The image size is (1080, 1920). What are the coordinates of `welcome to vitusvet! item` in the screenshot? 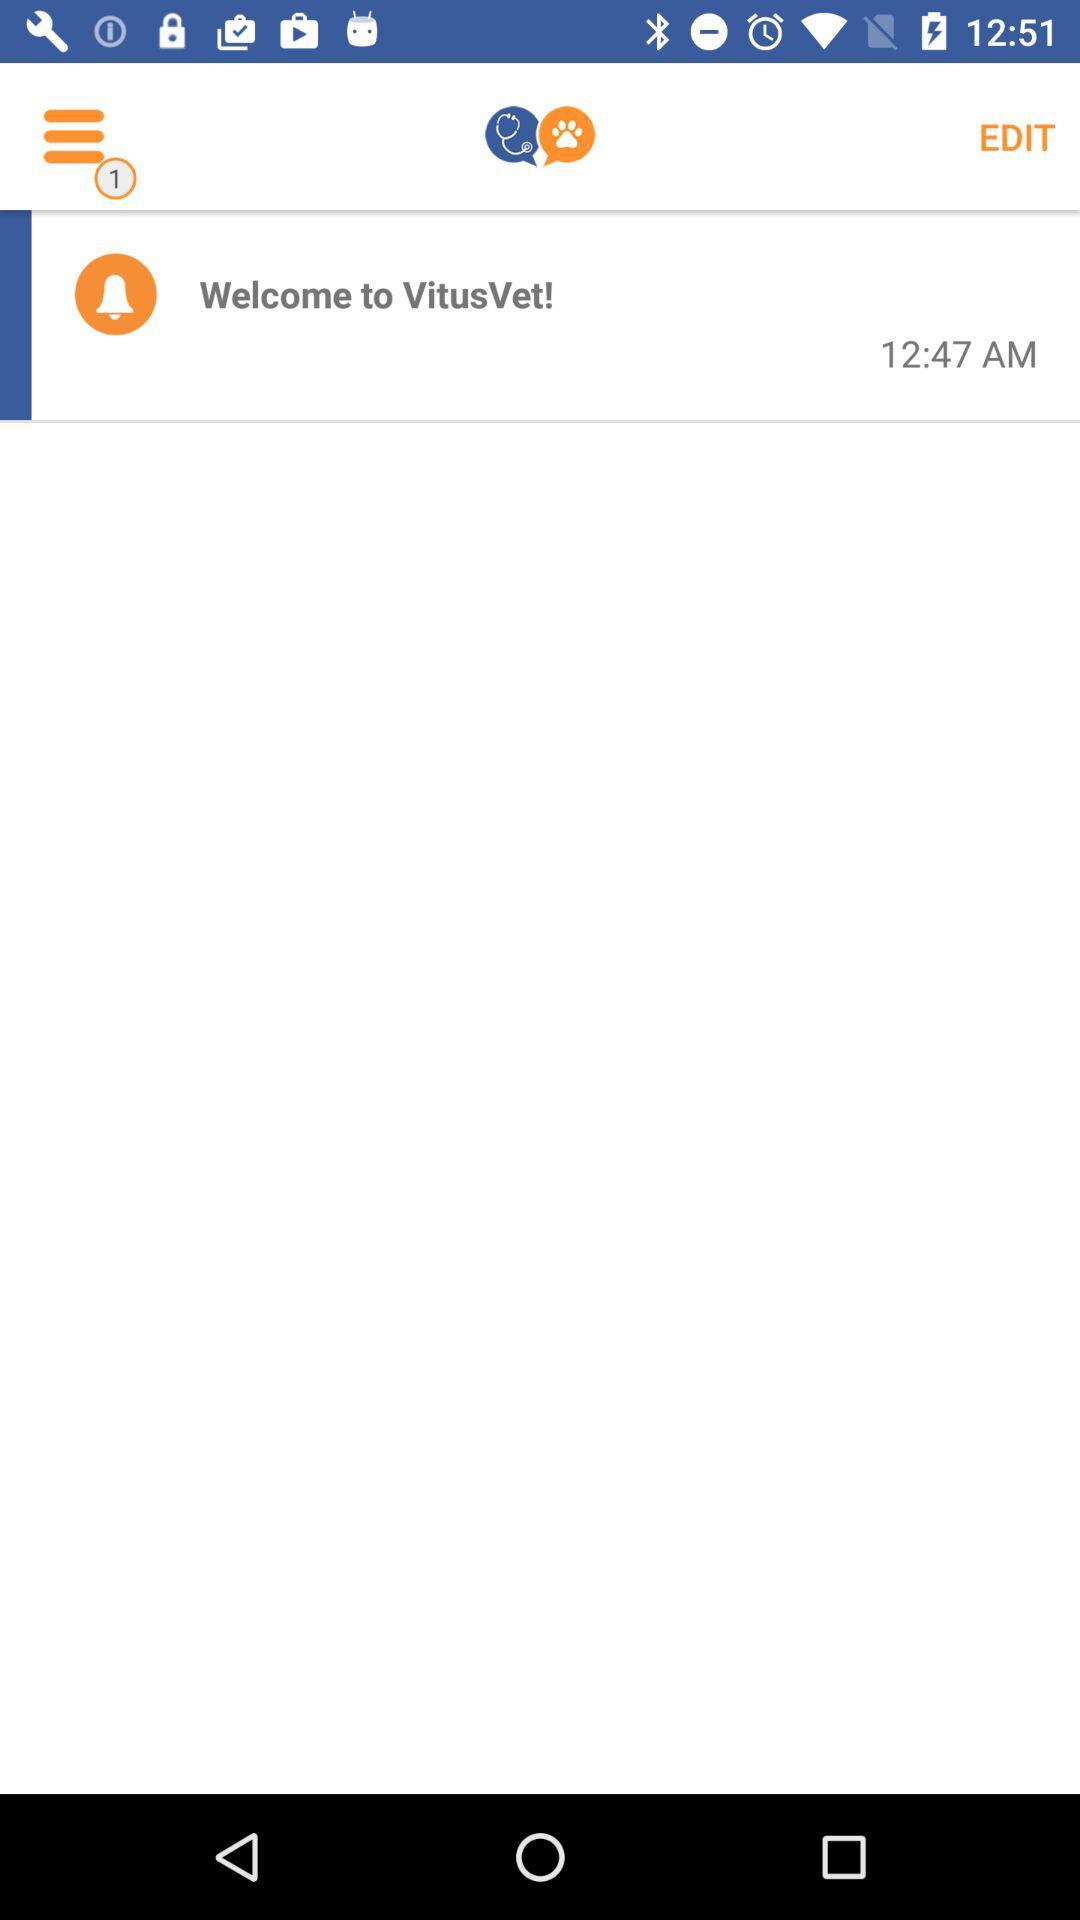 It's located at (376, 292).